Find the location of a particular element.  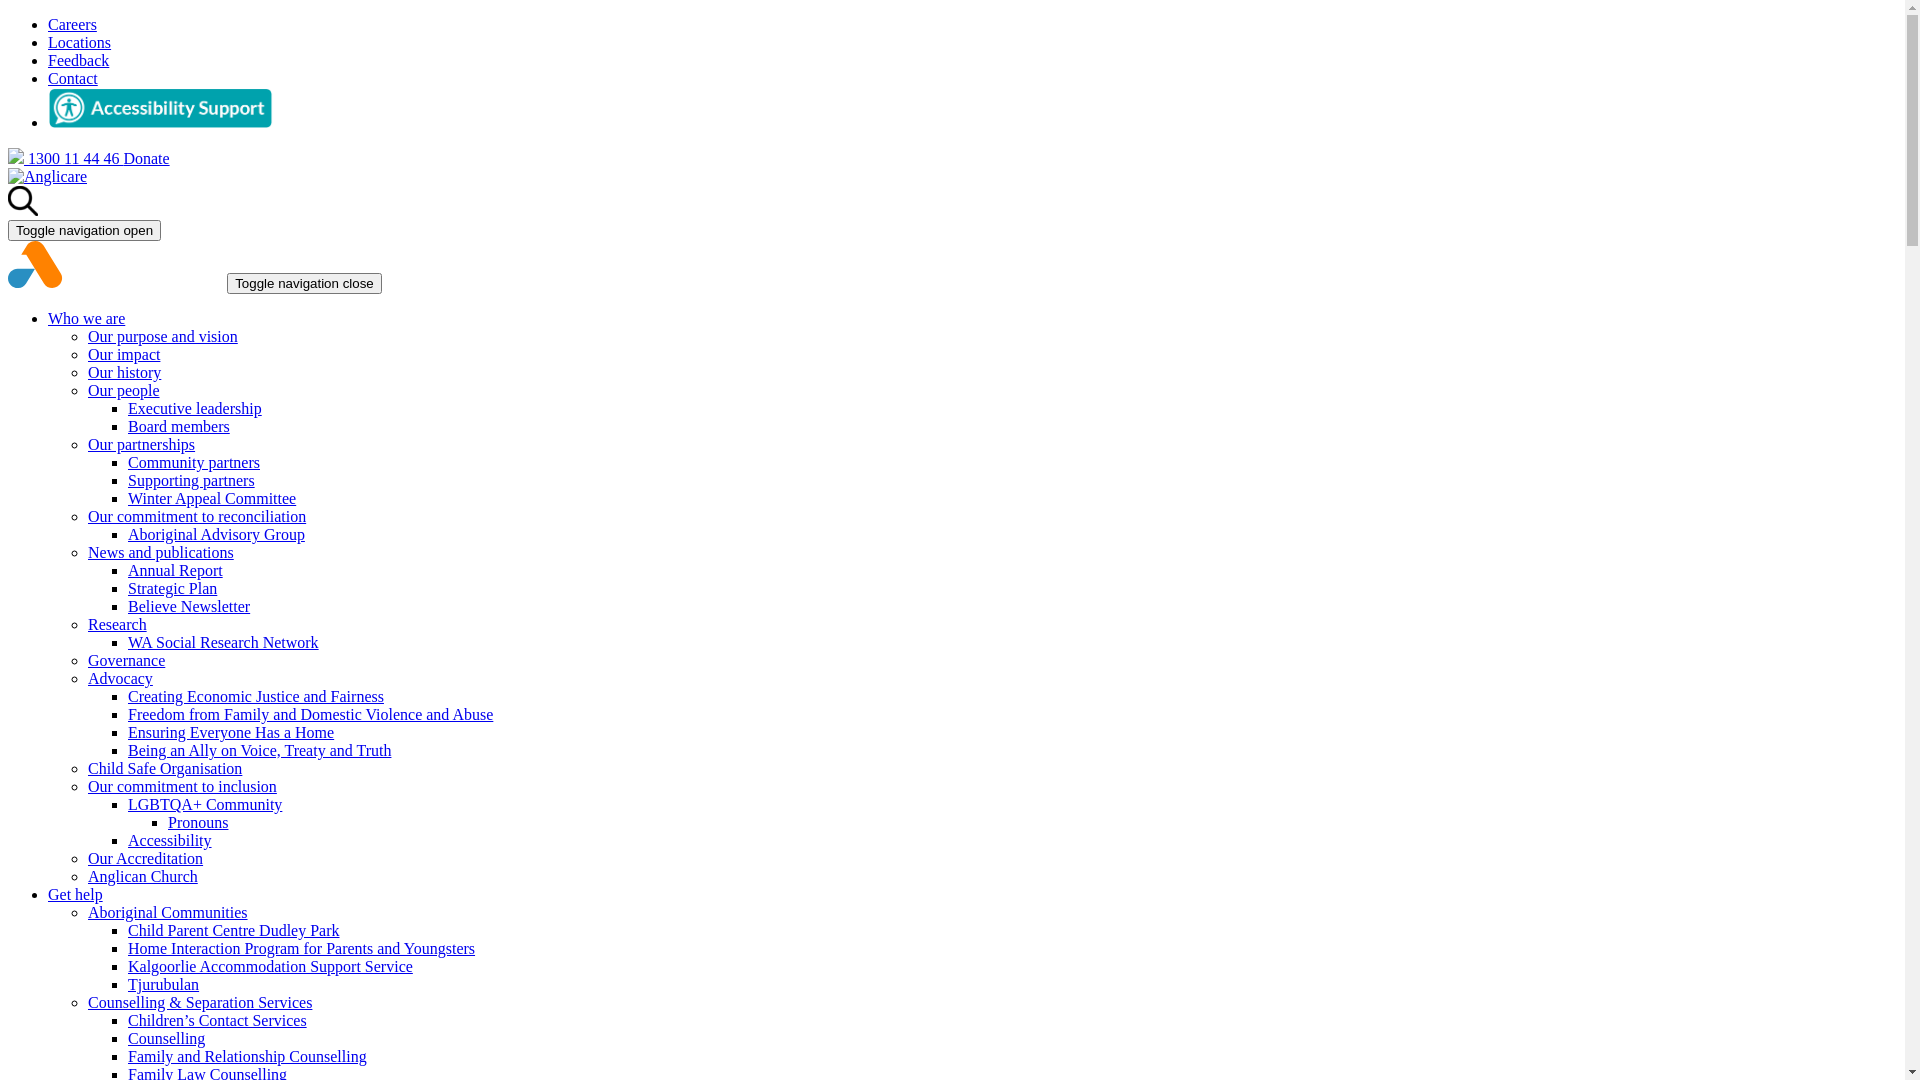

'Ensuring Everyone Has a Home' is located at coordinates (230, 732).